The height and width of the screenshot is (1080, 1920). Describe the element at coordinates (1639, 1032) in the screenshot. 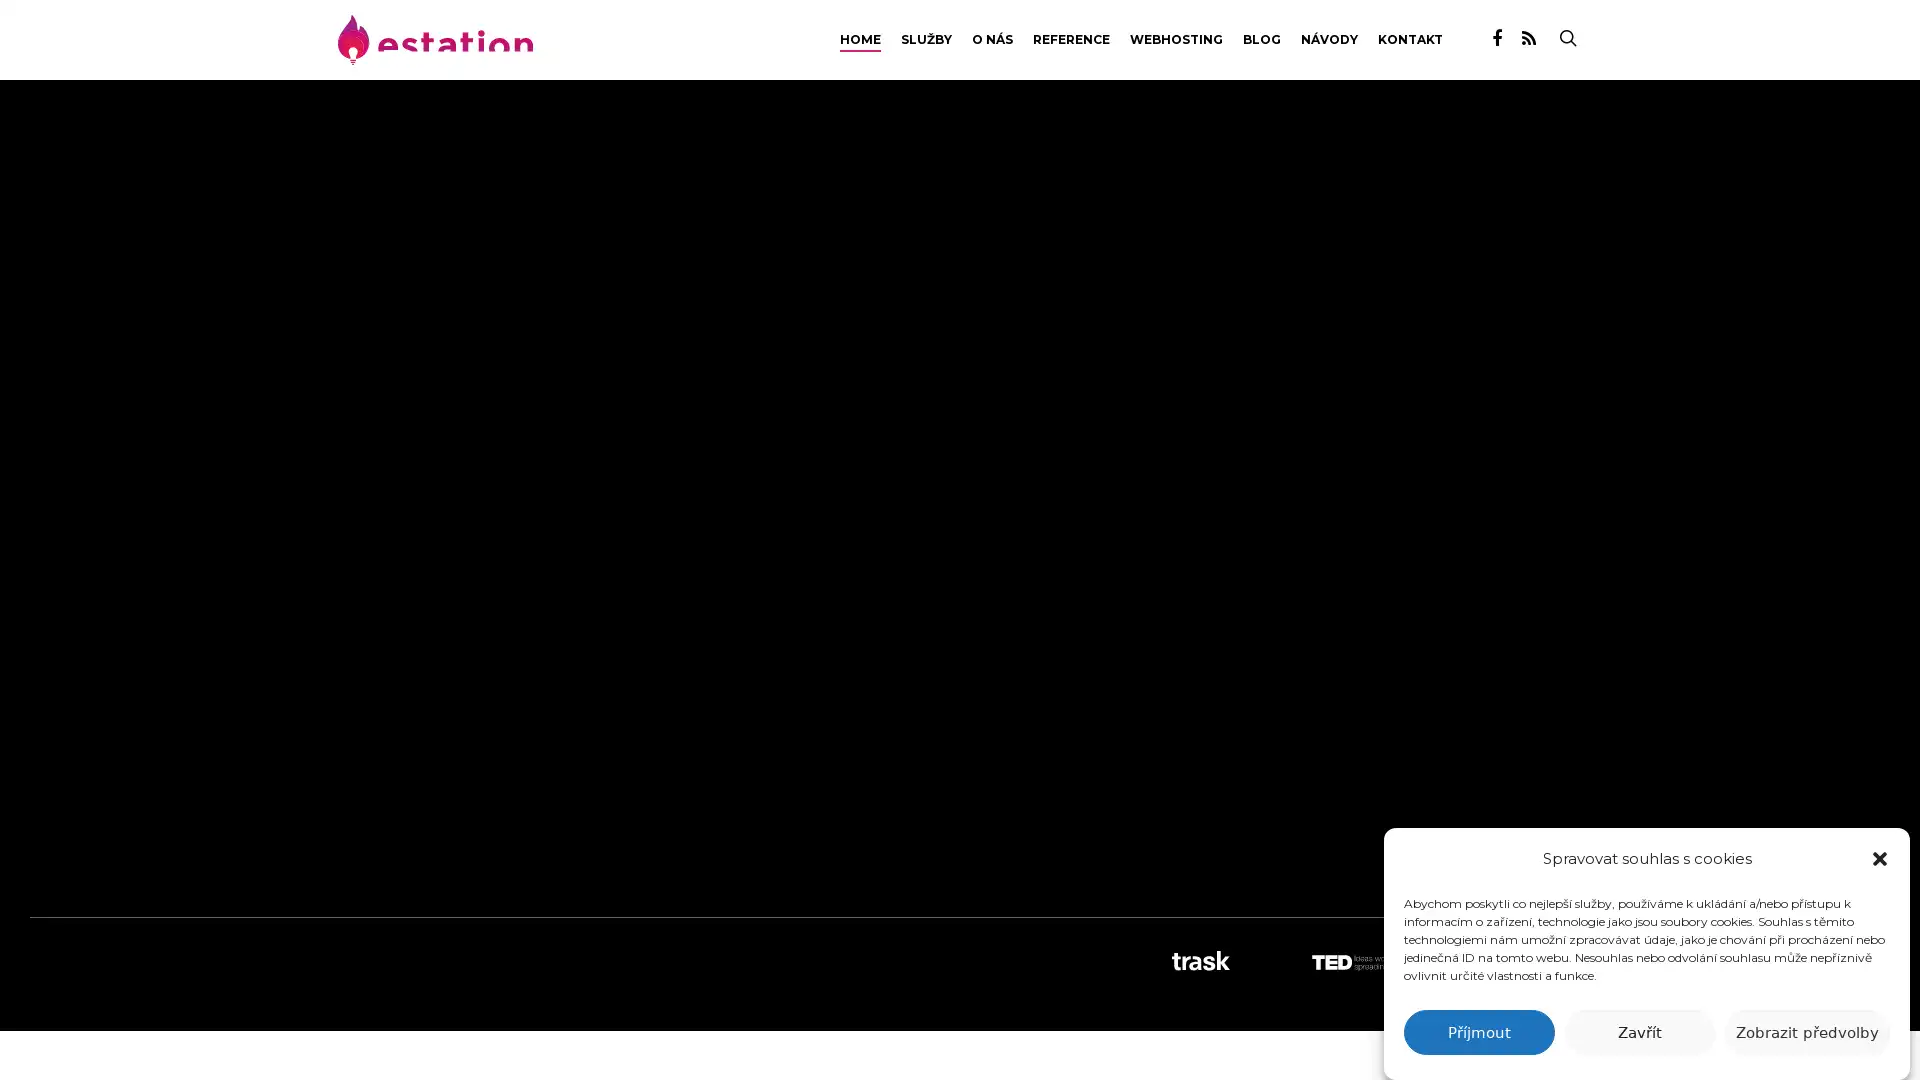

I see `Zavrit` at that location.